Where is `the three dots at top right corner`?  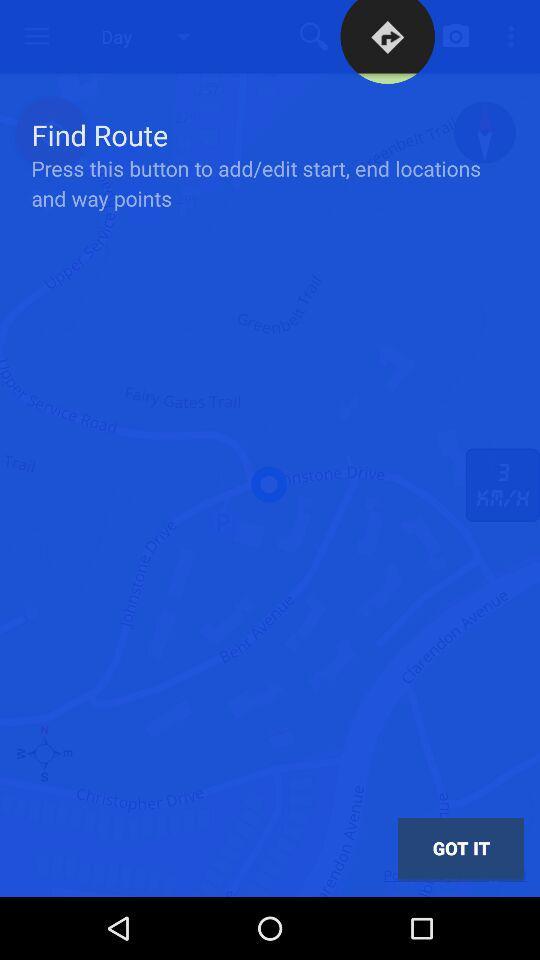
the three dots at top right corner is located at coordinates (514, 35).